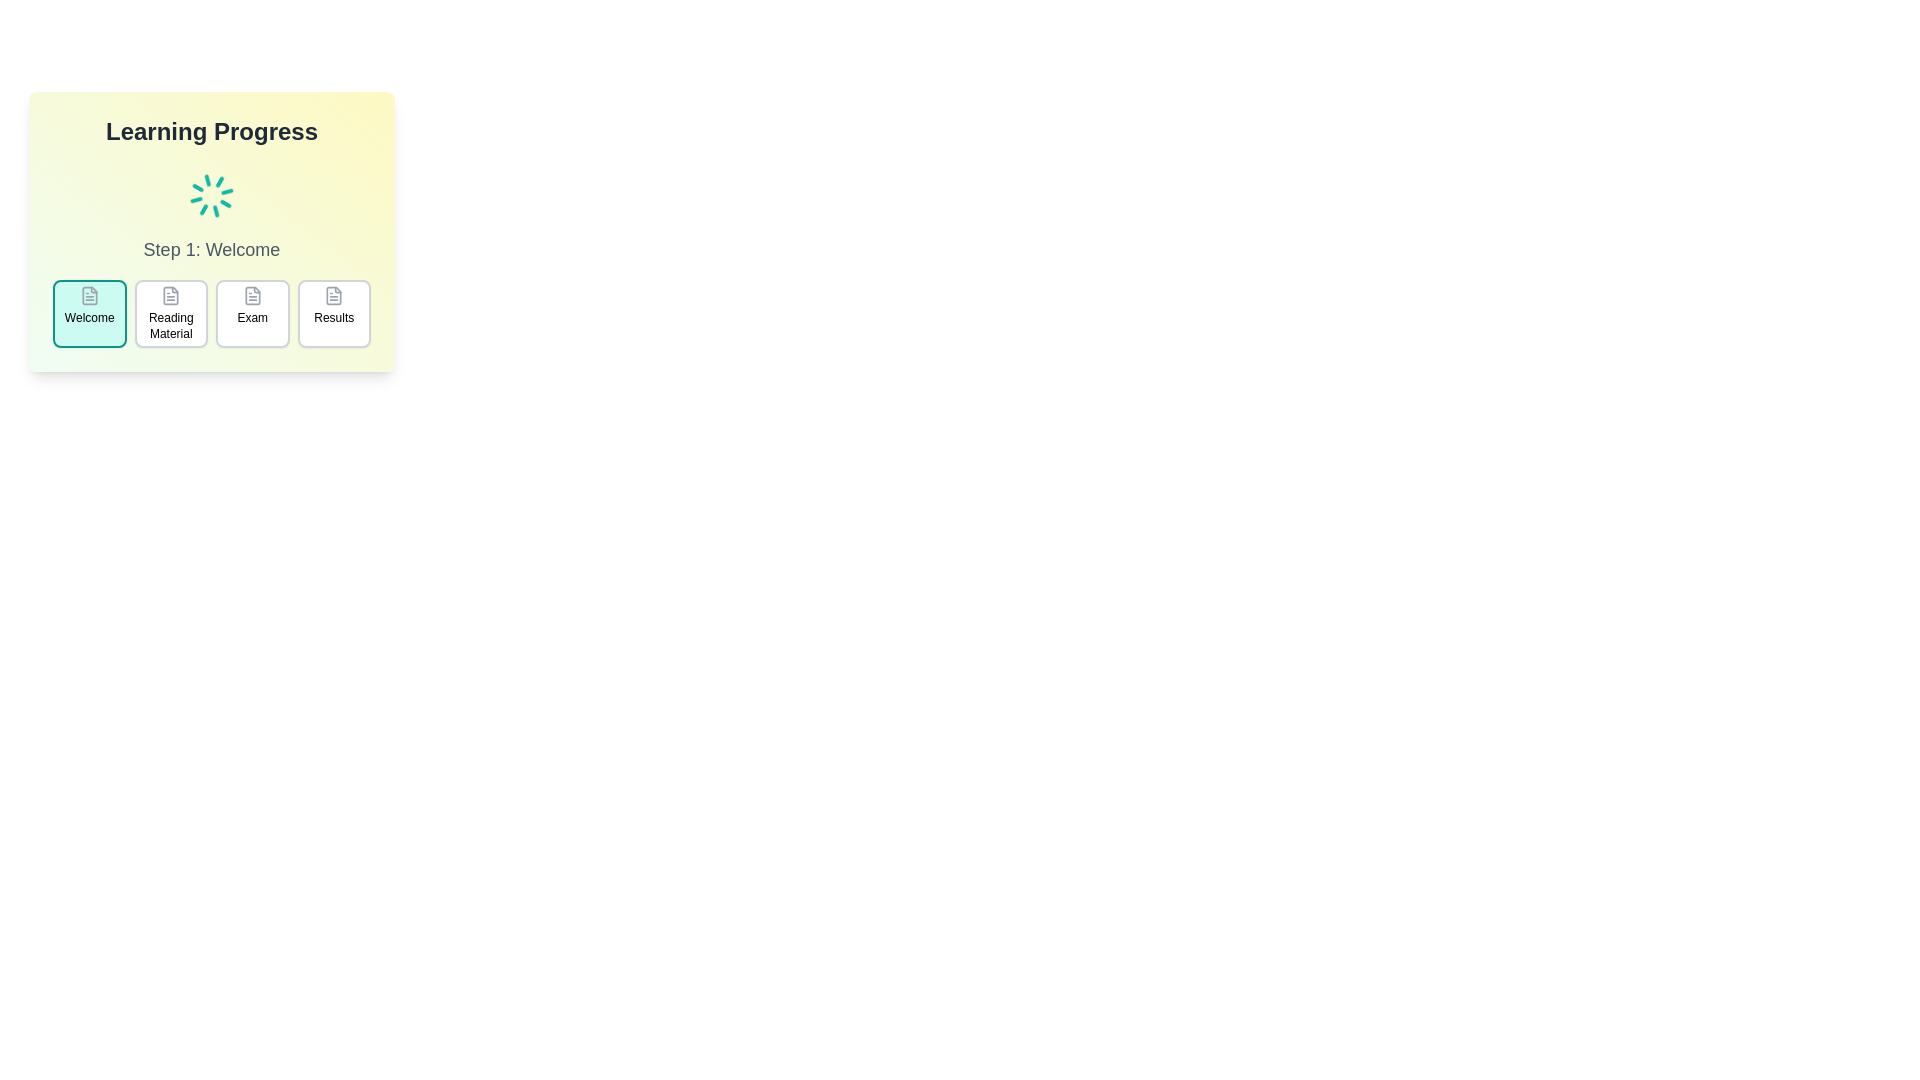 The width and height of the screenshot is (1920, 1080). What do you see at coordinates (171, 325) in the screenshot?
I see `the 'Reading Material' label, which is located underneath a document icon and is the second item in a row of four buttons under the 'Learning Progress' header` at bounding box center [171, 325].